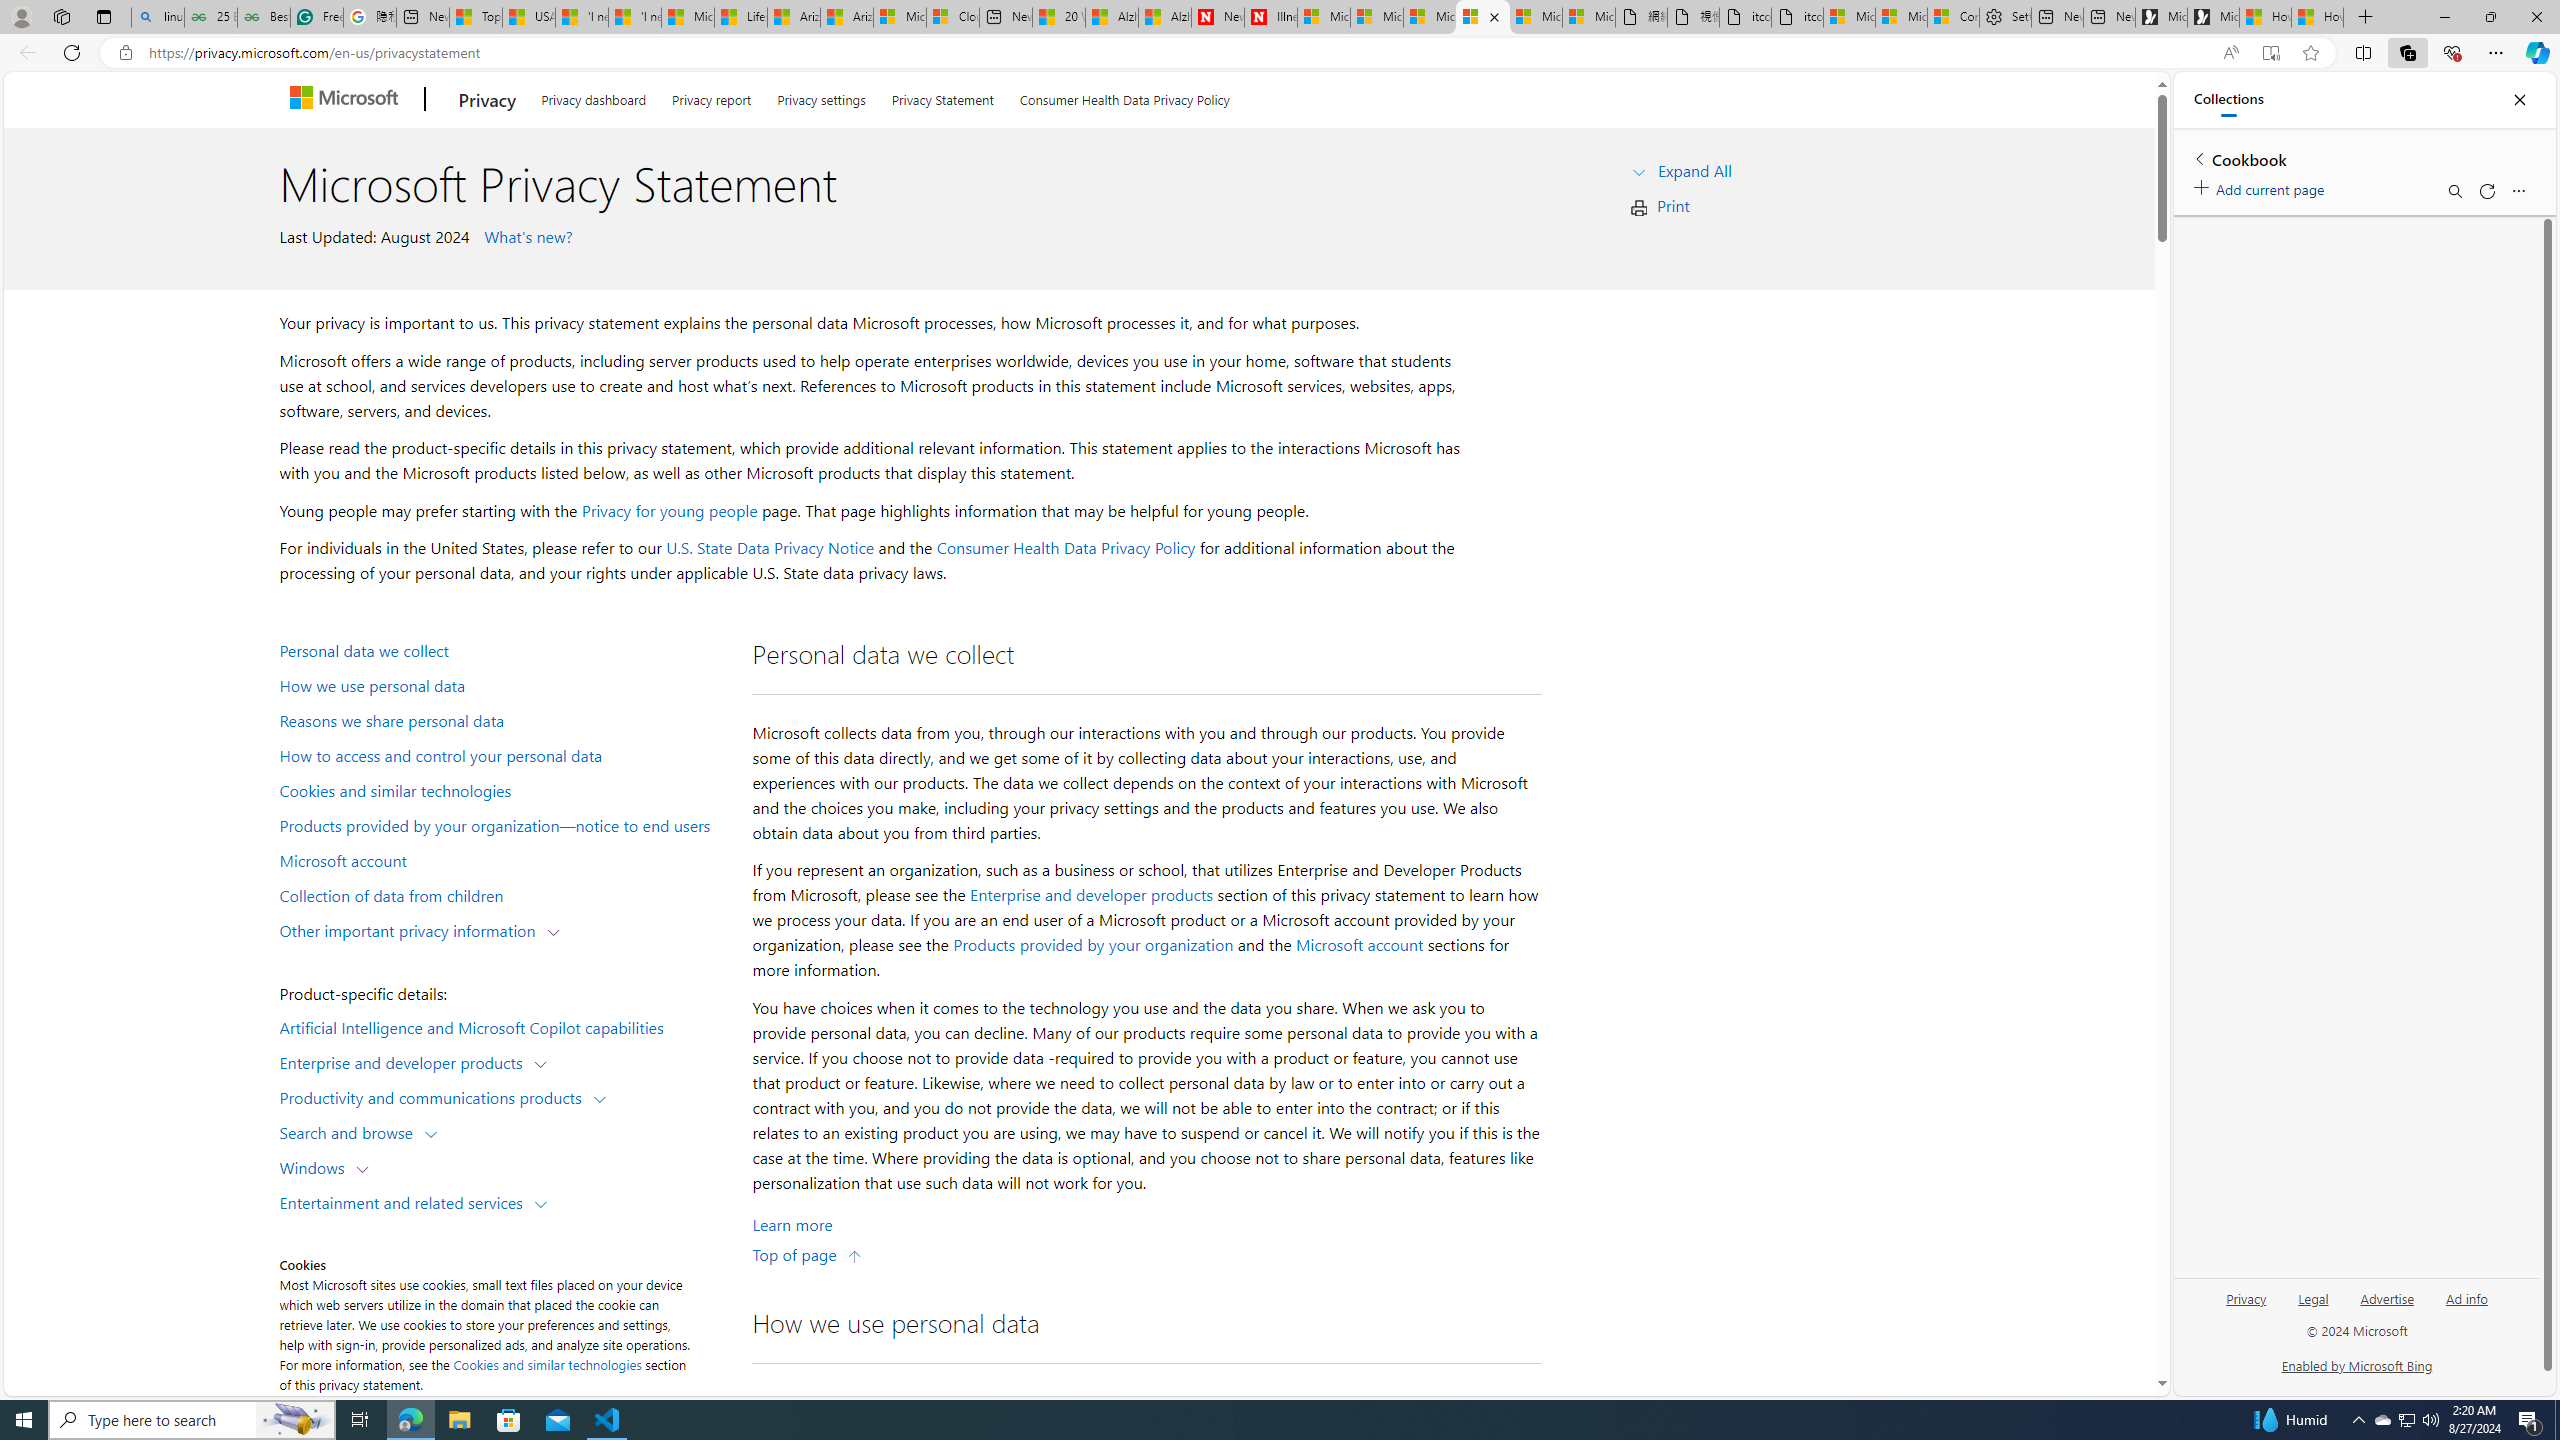  Describe the element at coordinates (1797, 16) in the screenshot. I see `'itconcepthk.com/projector_solutions.mp4'` at that location.